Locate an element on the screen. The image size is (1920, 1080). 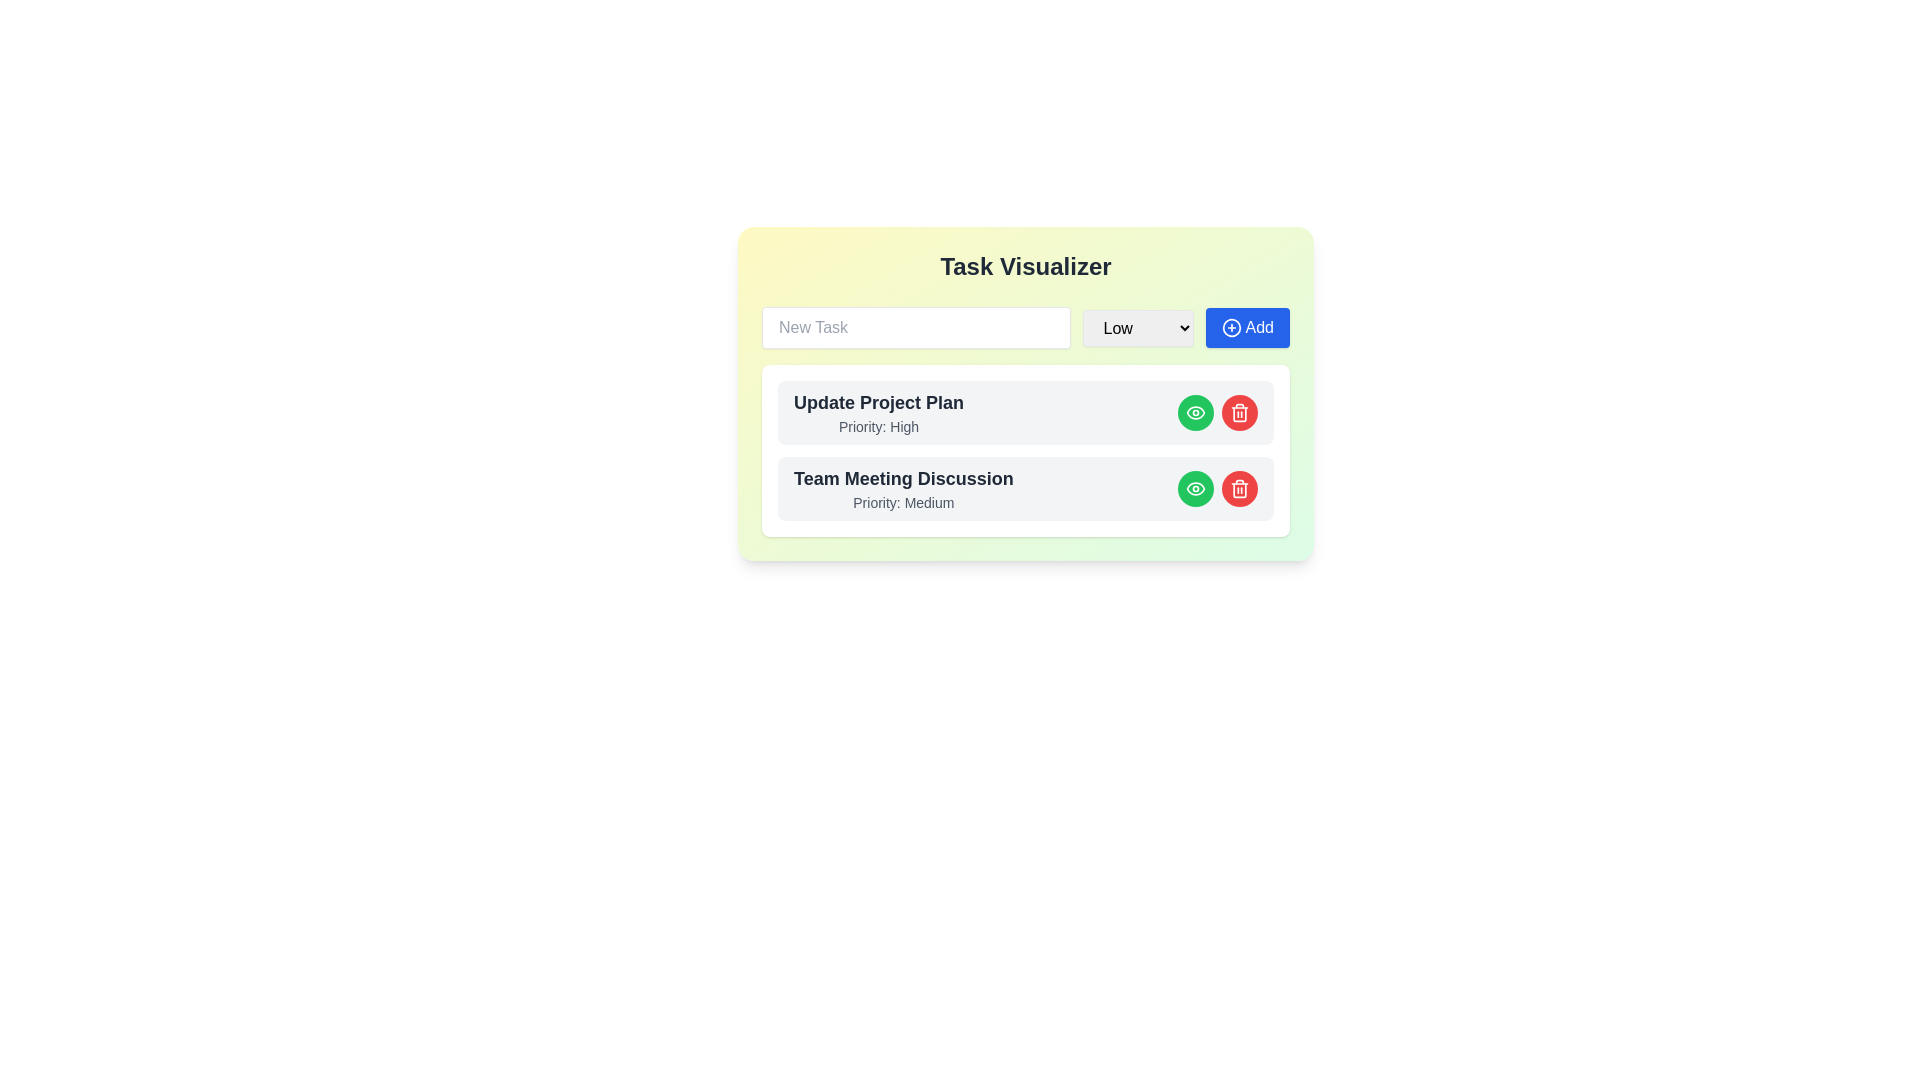
the label inside the blue 'Add' button located on the right-hand side of the task input area is located at coordinates (1258, 326).